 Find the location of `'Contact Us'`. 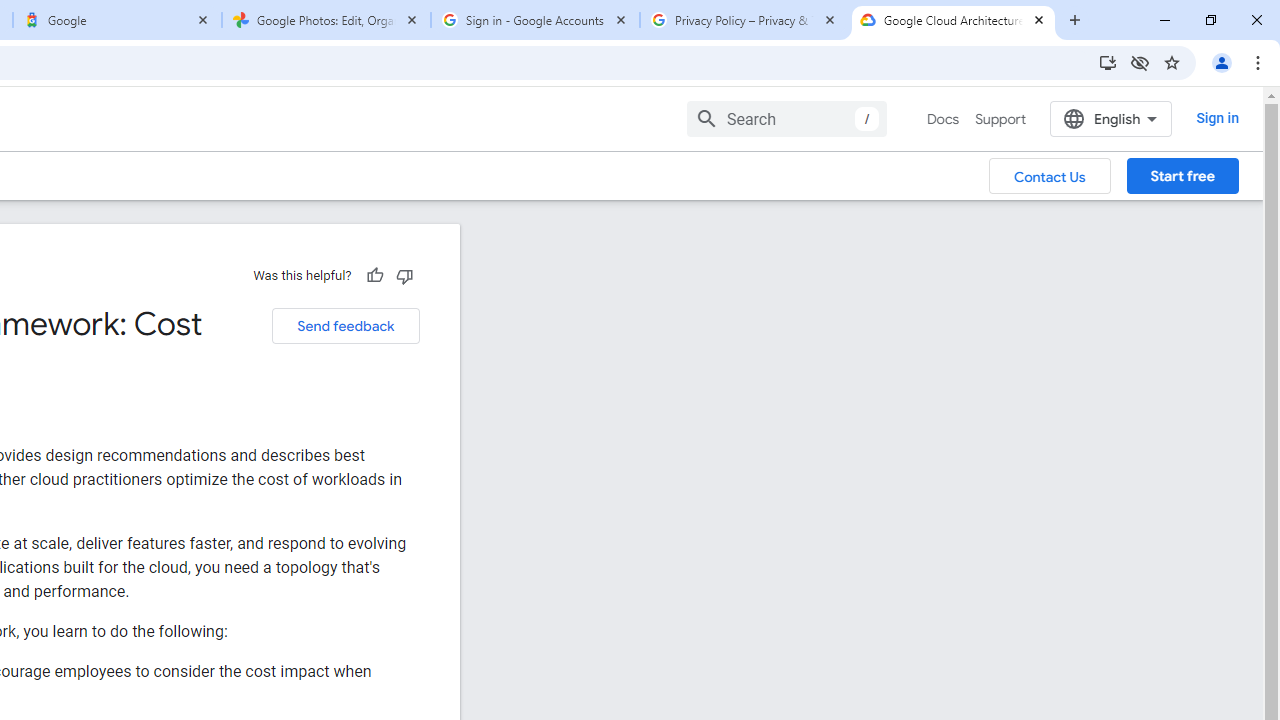

'Contact Us' is located at coordinates (1049, 174).